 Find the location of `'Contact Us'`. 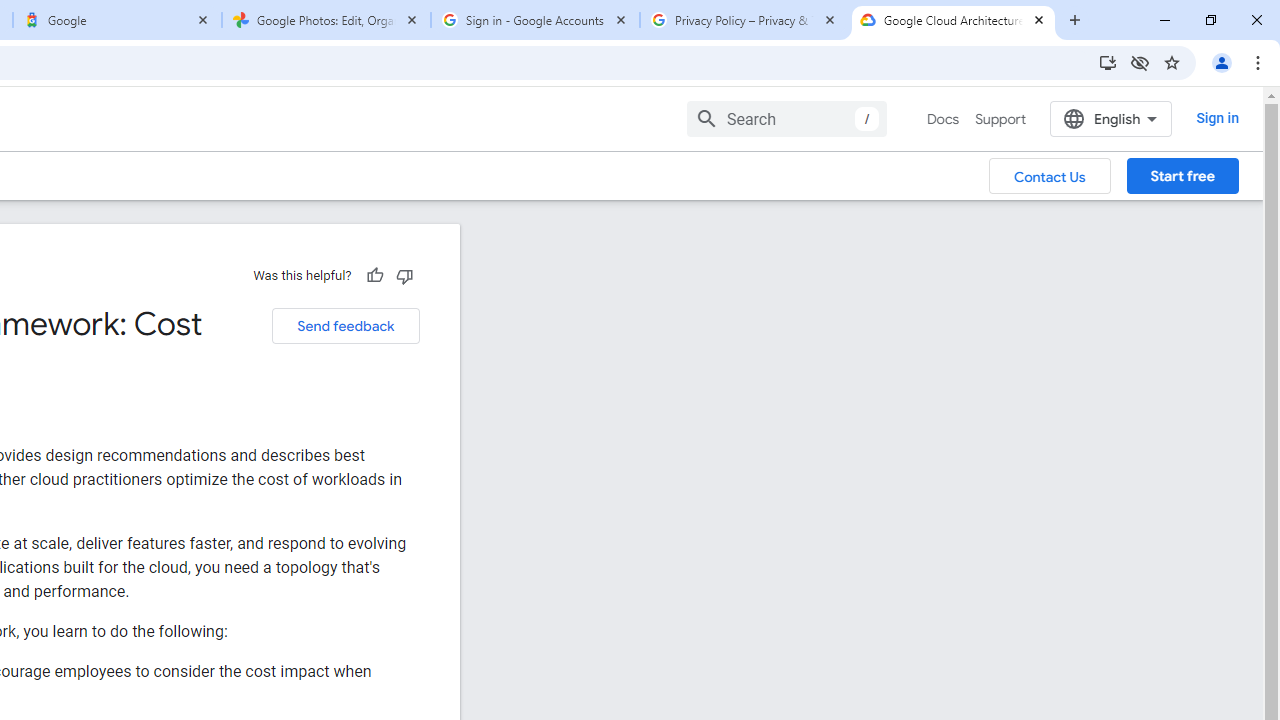

'Contact Us' is located at coordinates (1049, 174).